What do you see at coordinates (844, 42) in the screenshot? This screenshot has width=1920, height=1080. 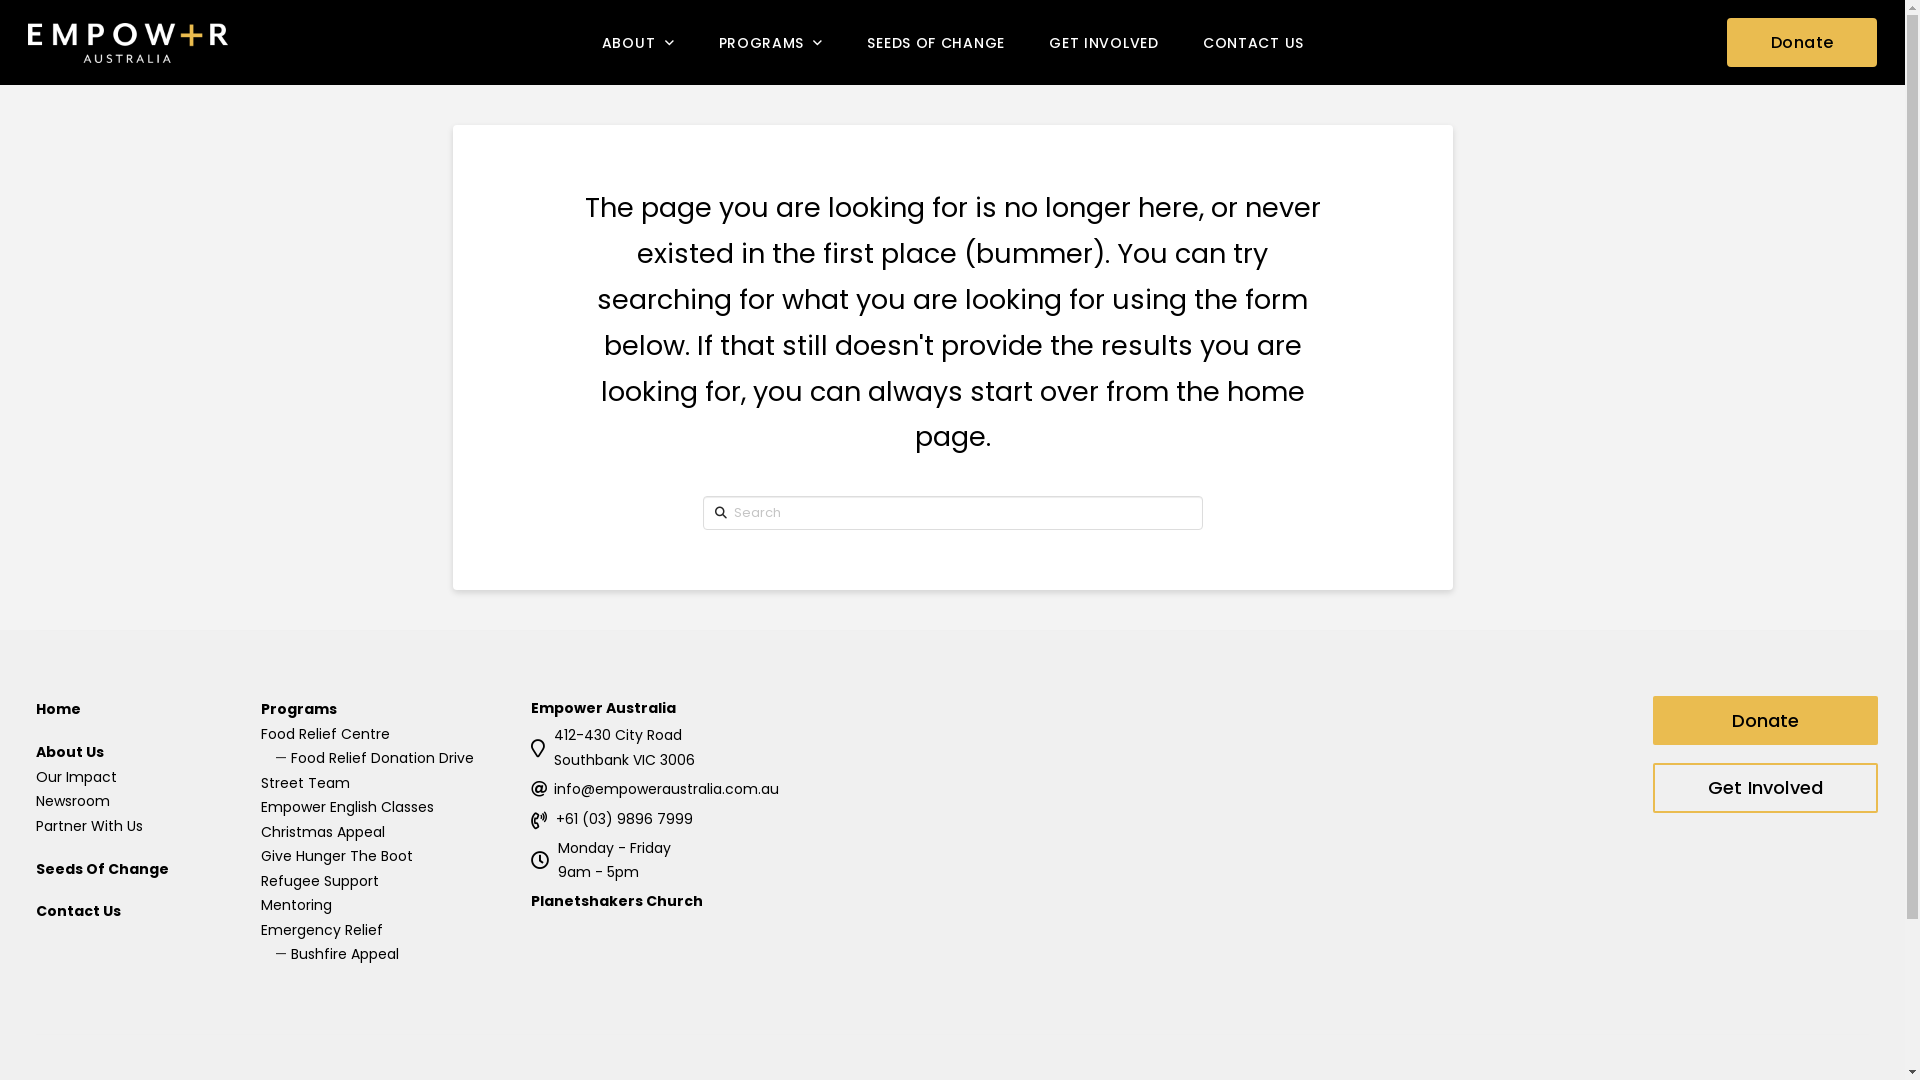 I see `'SEEDS OF CHANGE'` at bounding box center [844, 42].